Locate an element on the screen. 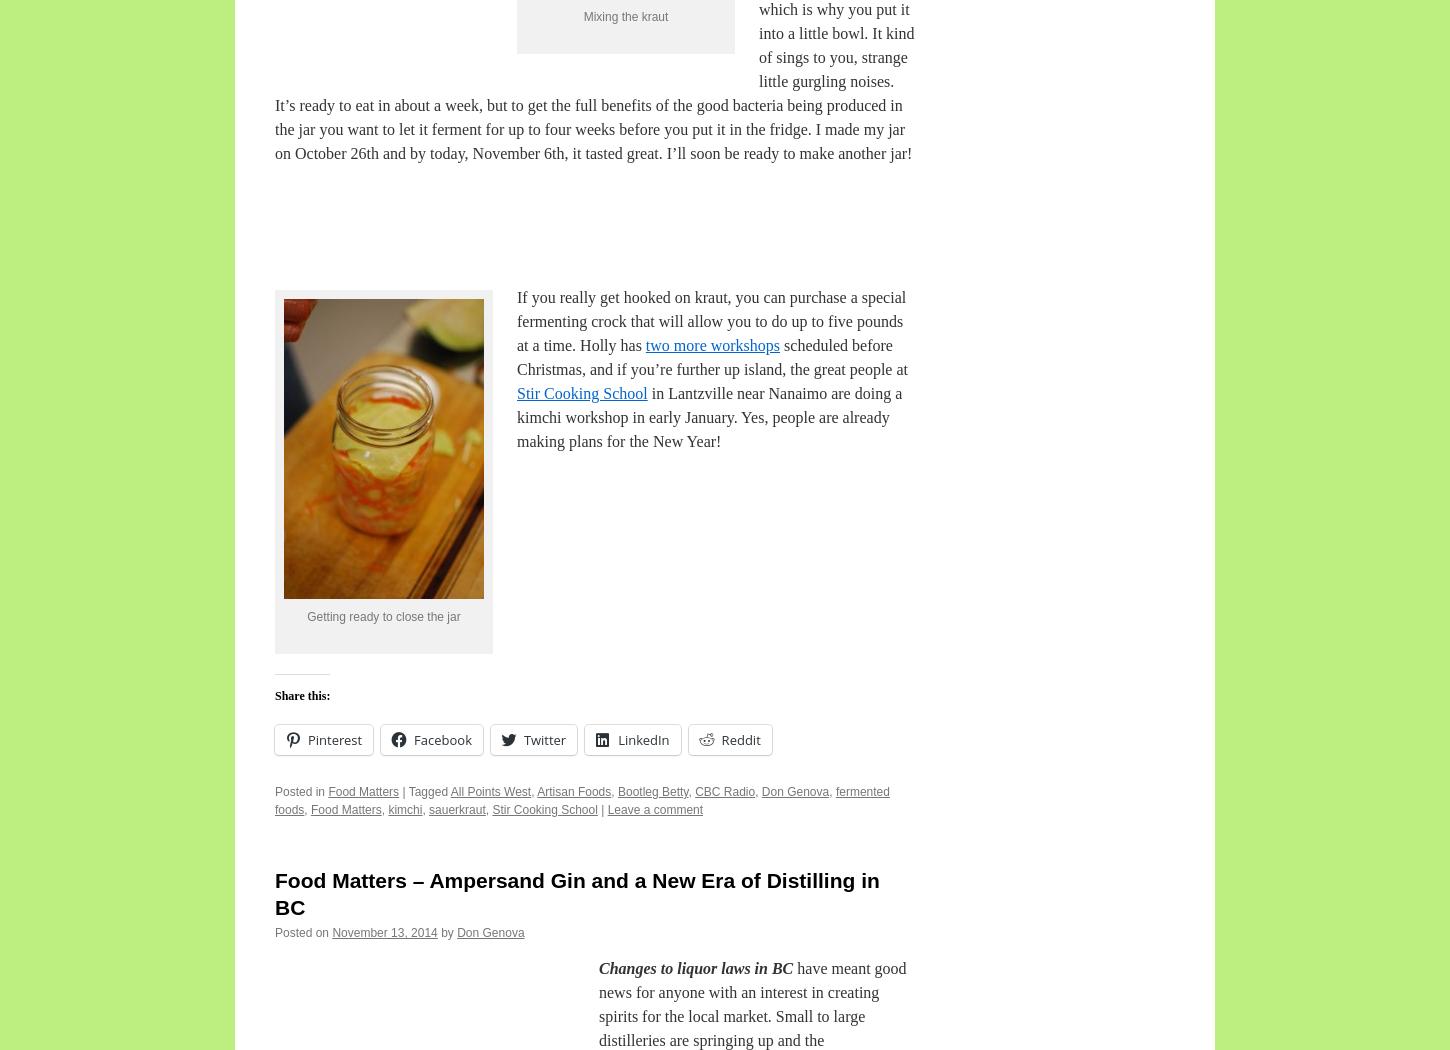 This screenshot has height=1050, width=1450. 'Reddit' is located at coordinates (740, 737).